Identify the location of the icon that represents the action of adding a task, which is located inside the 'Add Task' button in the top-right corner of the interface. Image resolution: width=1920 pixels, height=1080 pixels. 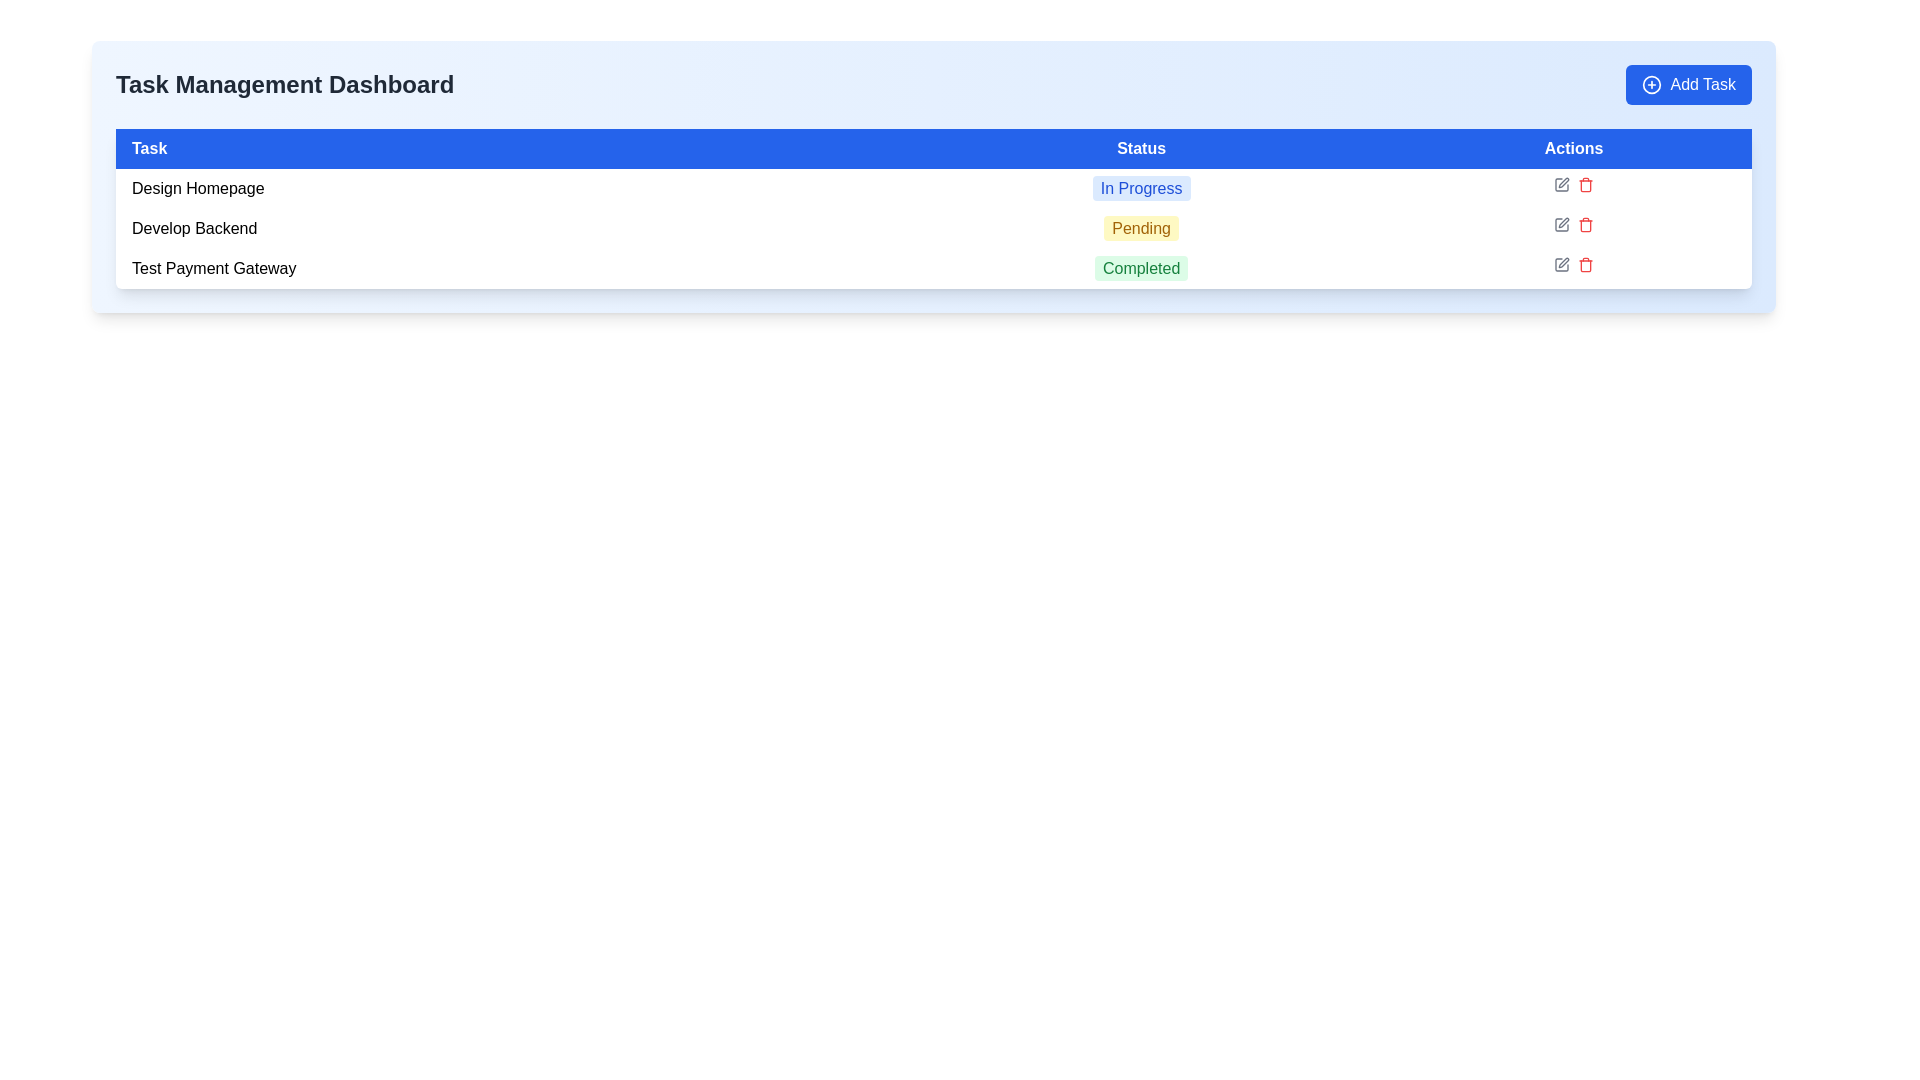
(1652, 83).